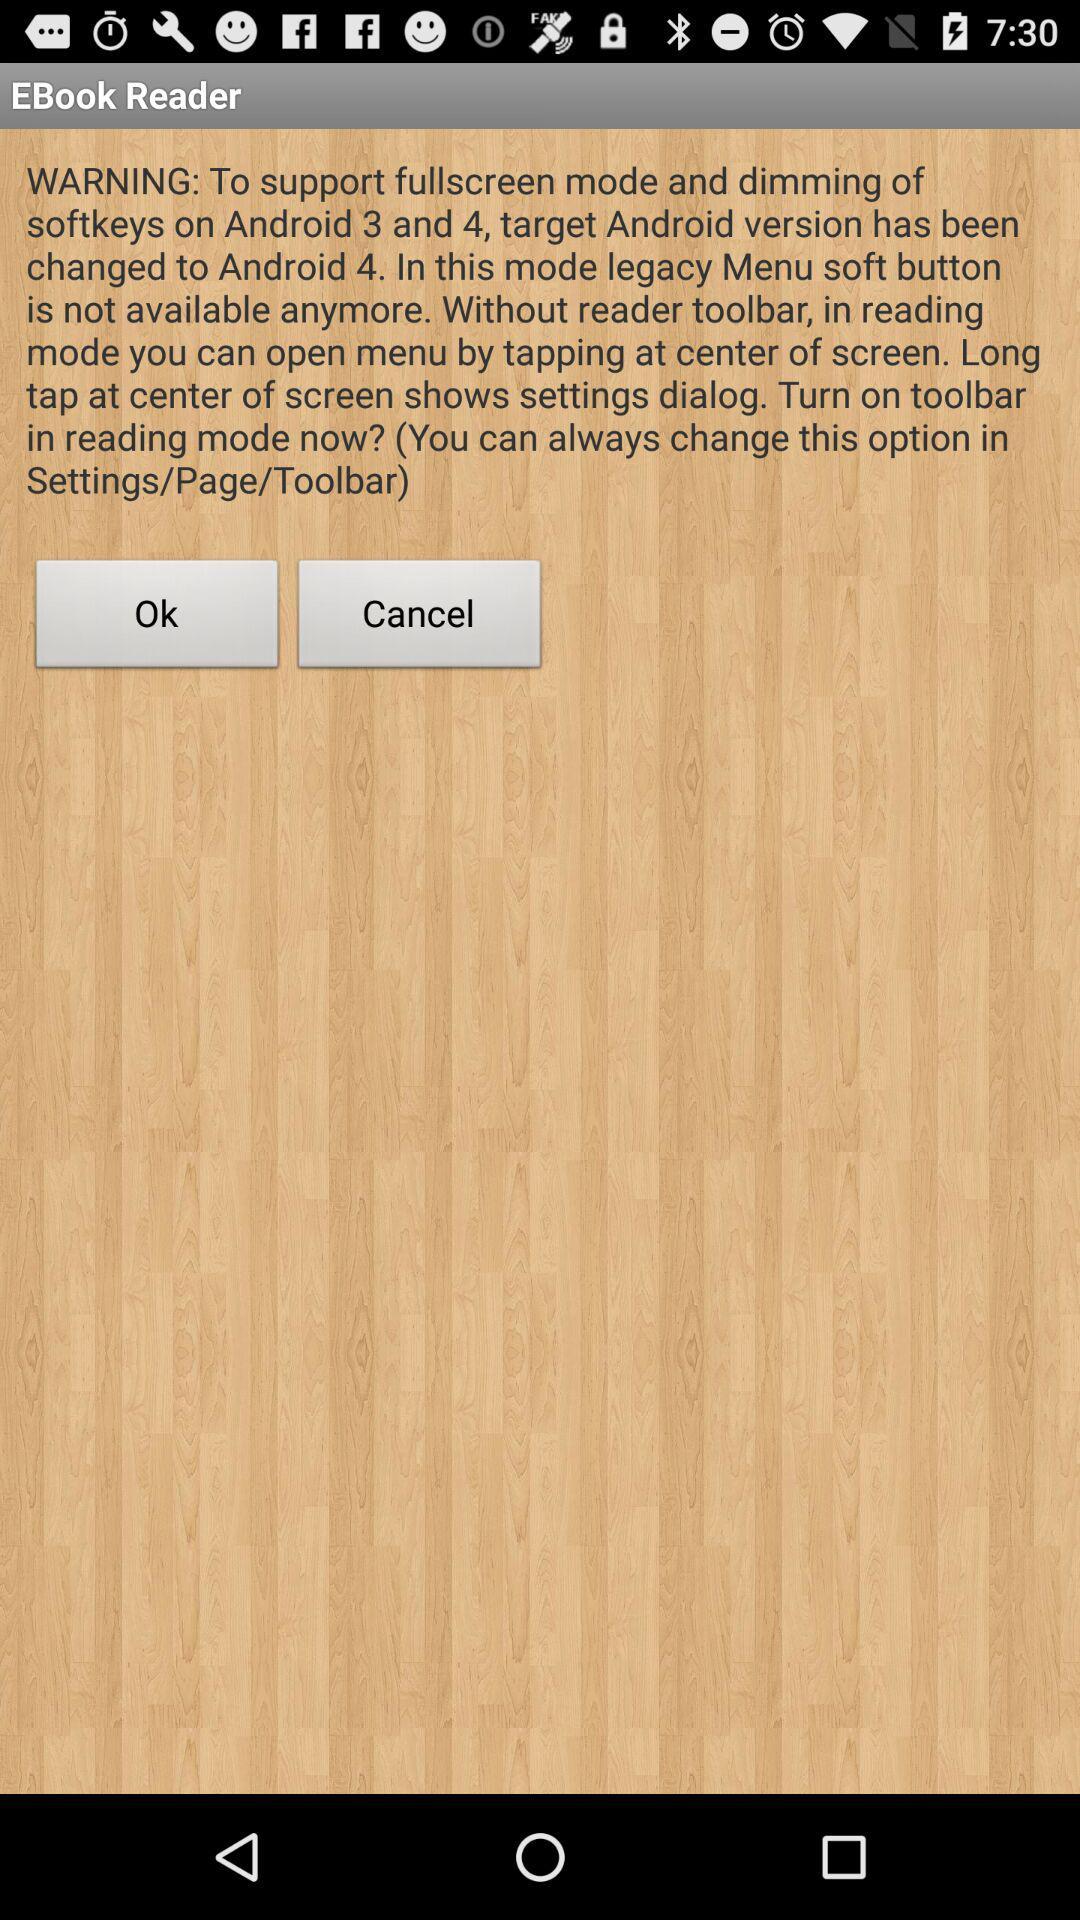  What do you see at coordinates (156, 618) in the screenshot?
I see `button at the top left corner` at bounding box center [156, 618].